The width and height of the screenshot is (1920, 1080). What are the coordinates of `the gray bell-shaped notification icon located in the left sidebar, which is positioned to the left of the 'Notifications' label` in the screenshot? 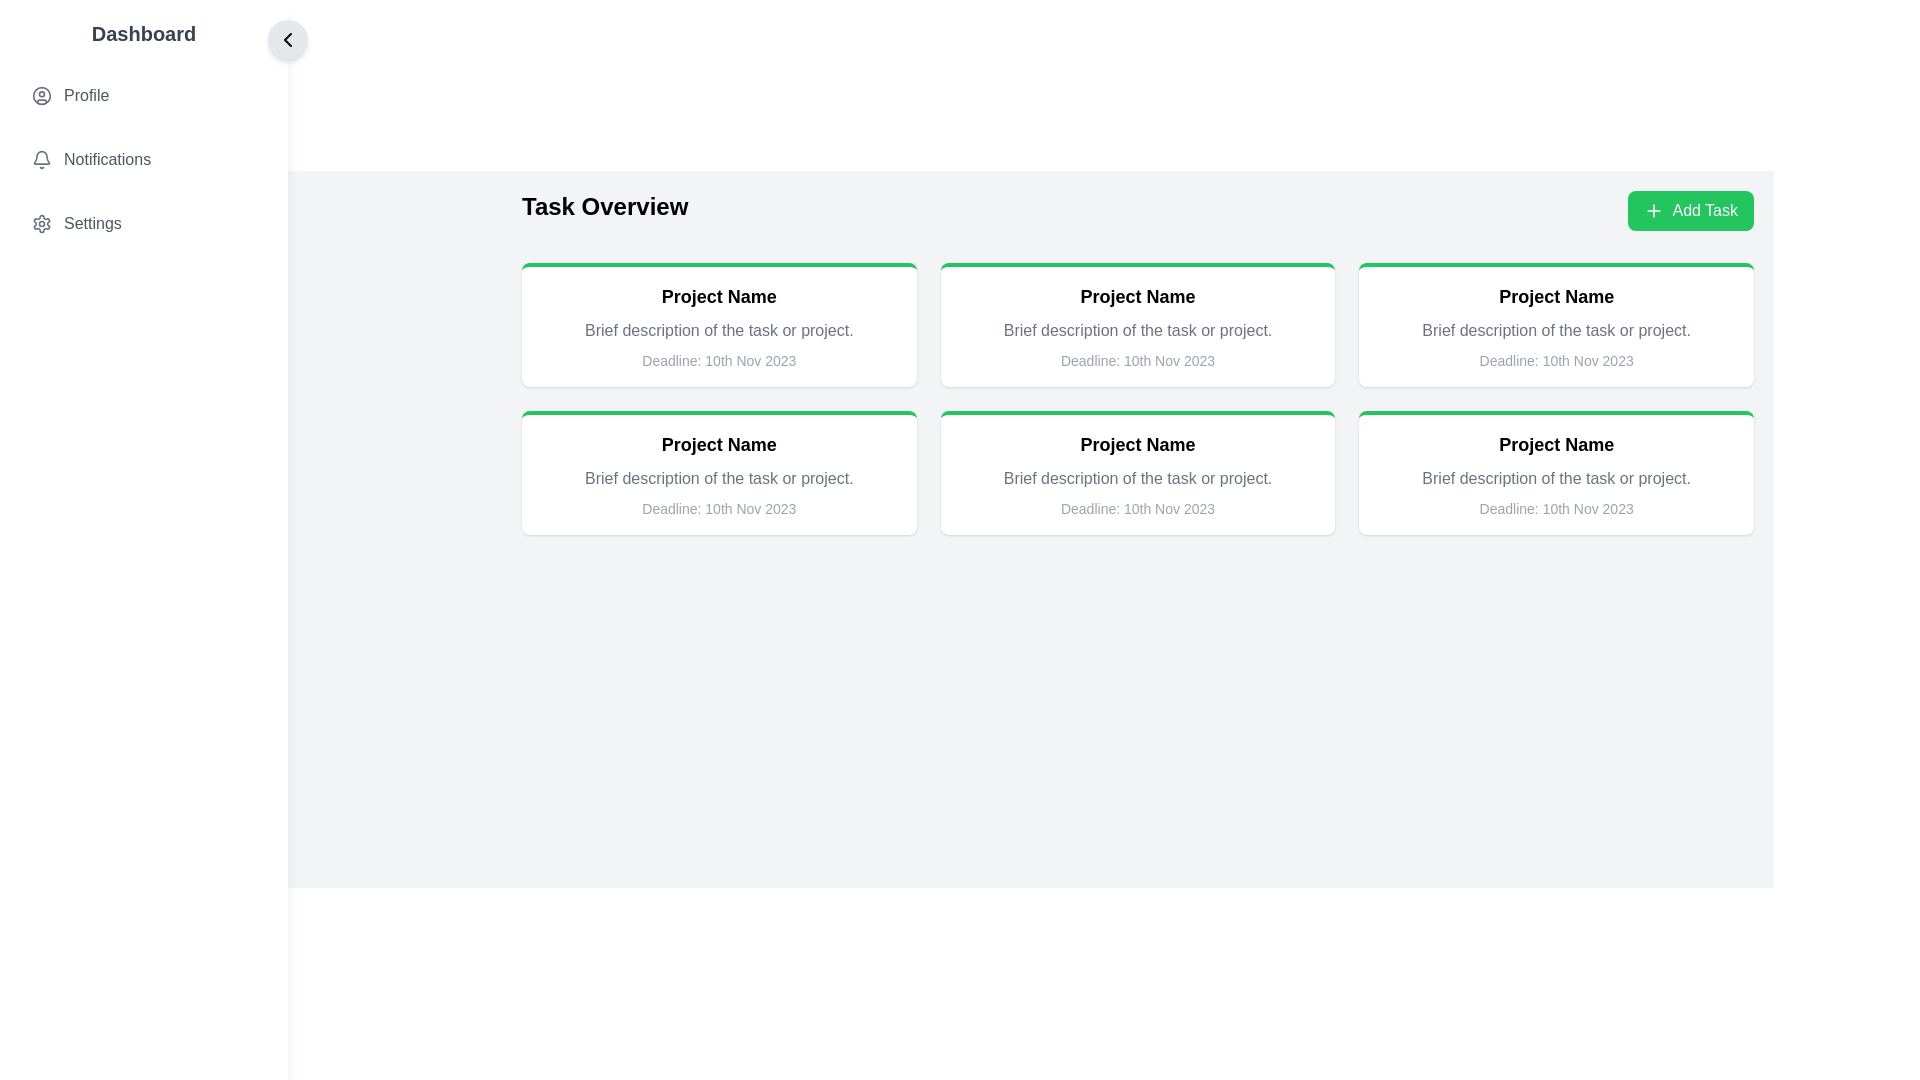 It's located at (42, 158).